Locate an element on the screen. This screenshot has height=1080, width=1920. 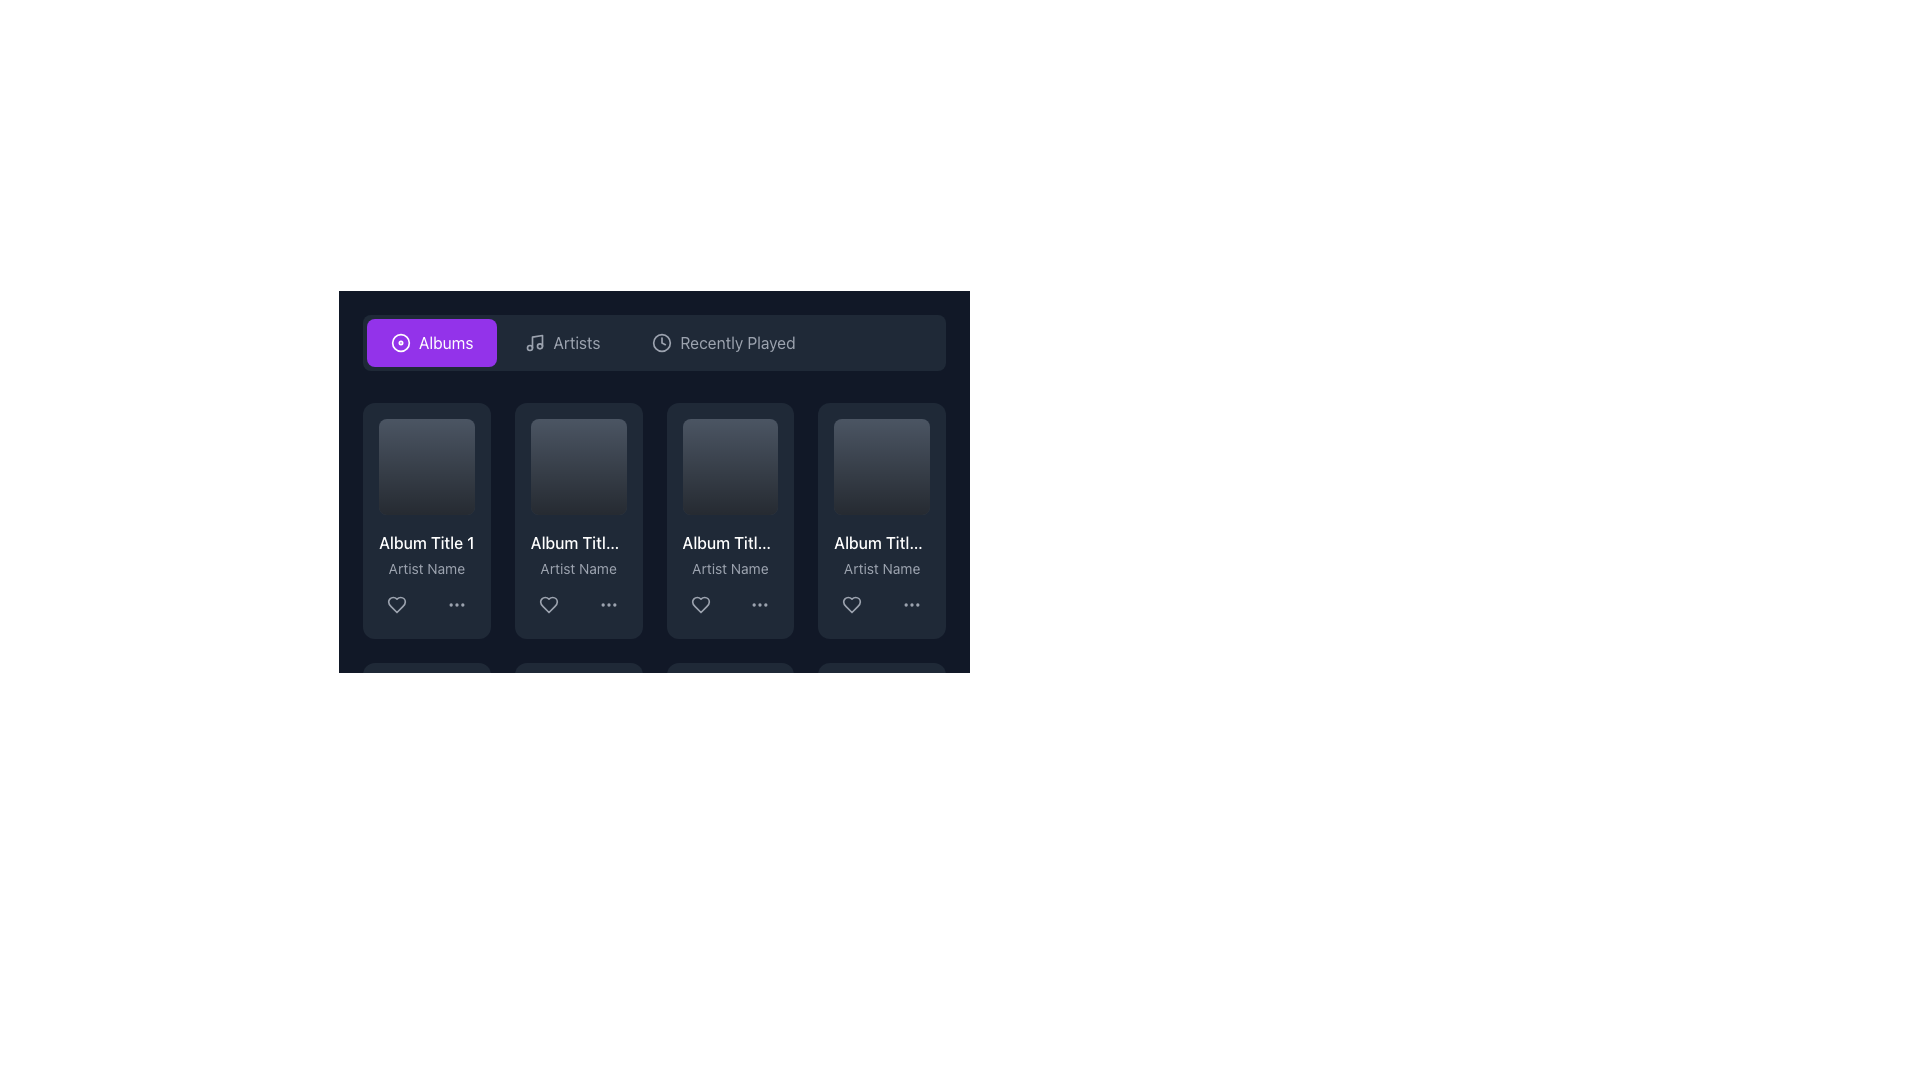
the 'Like' or 'Favorite' button located in the first column beneath the album title is located at coordinates (397, 603).